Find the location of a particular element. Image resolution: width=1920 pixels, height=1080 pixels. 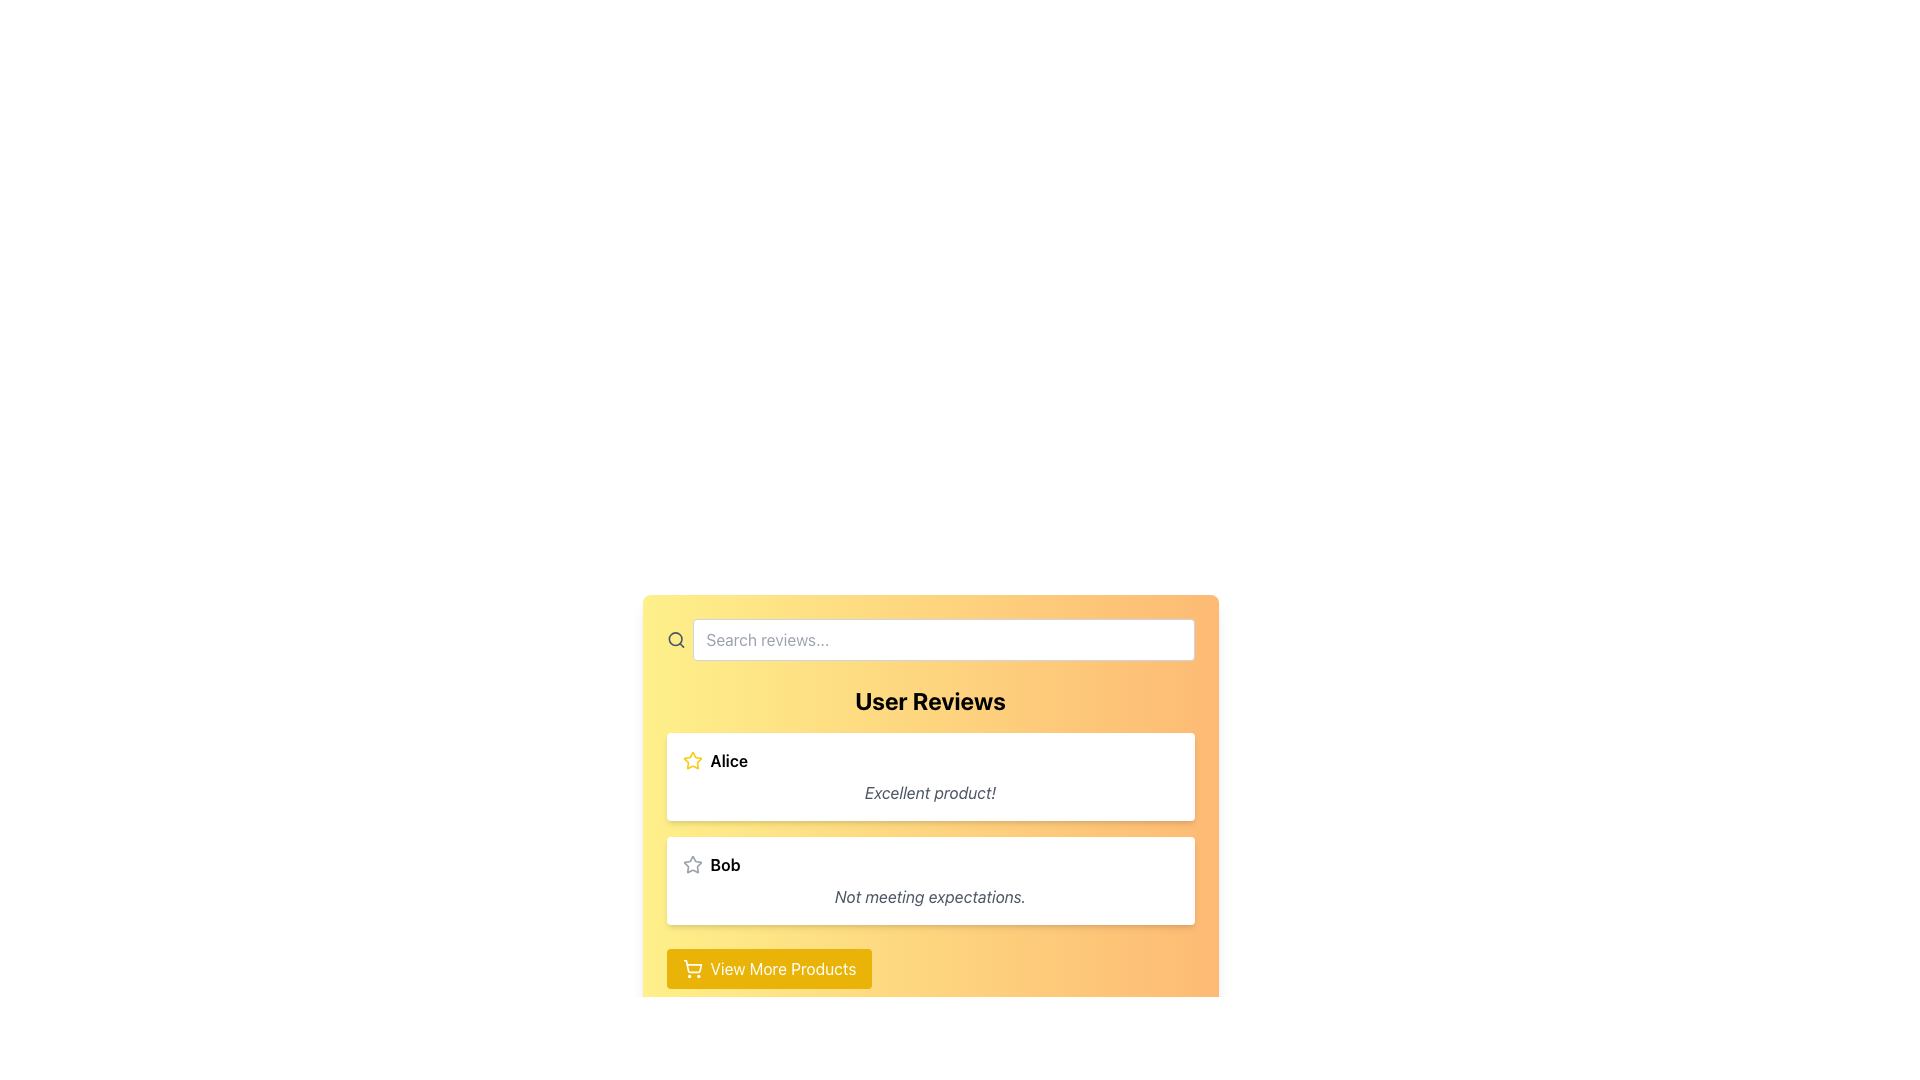

the gray star icon indicating inactivity, which is positioned to the left of the name 'Bob' in the second review item of the 'User Reviews' section is located at coordinates (692, 863).